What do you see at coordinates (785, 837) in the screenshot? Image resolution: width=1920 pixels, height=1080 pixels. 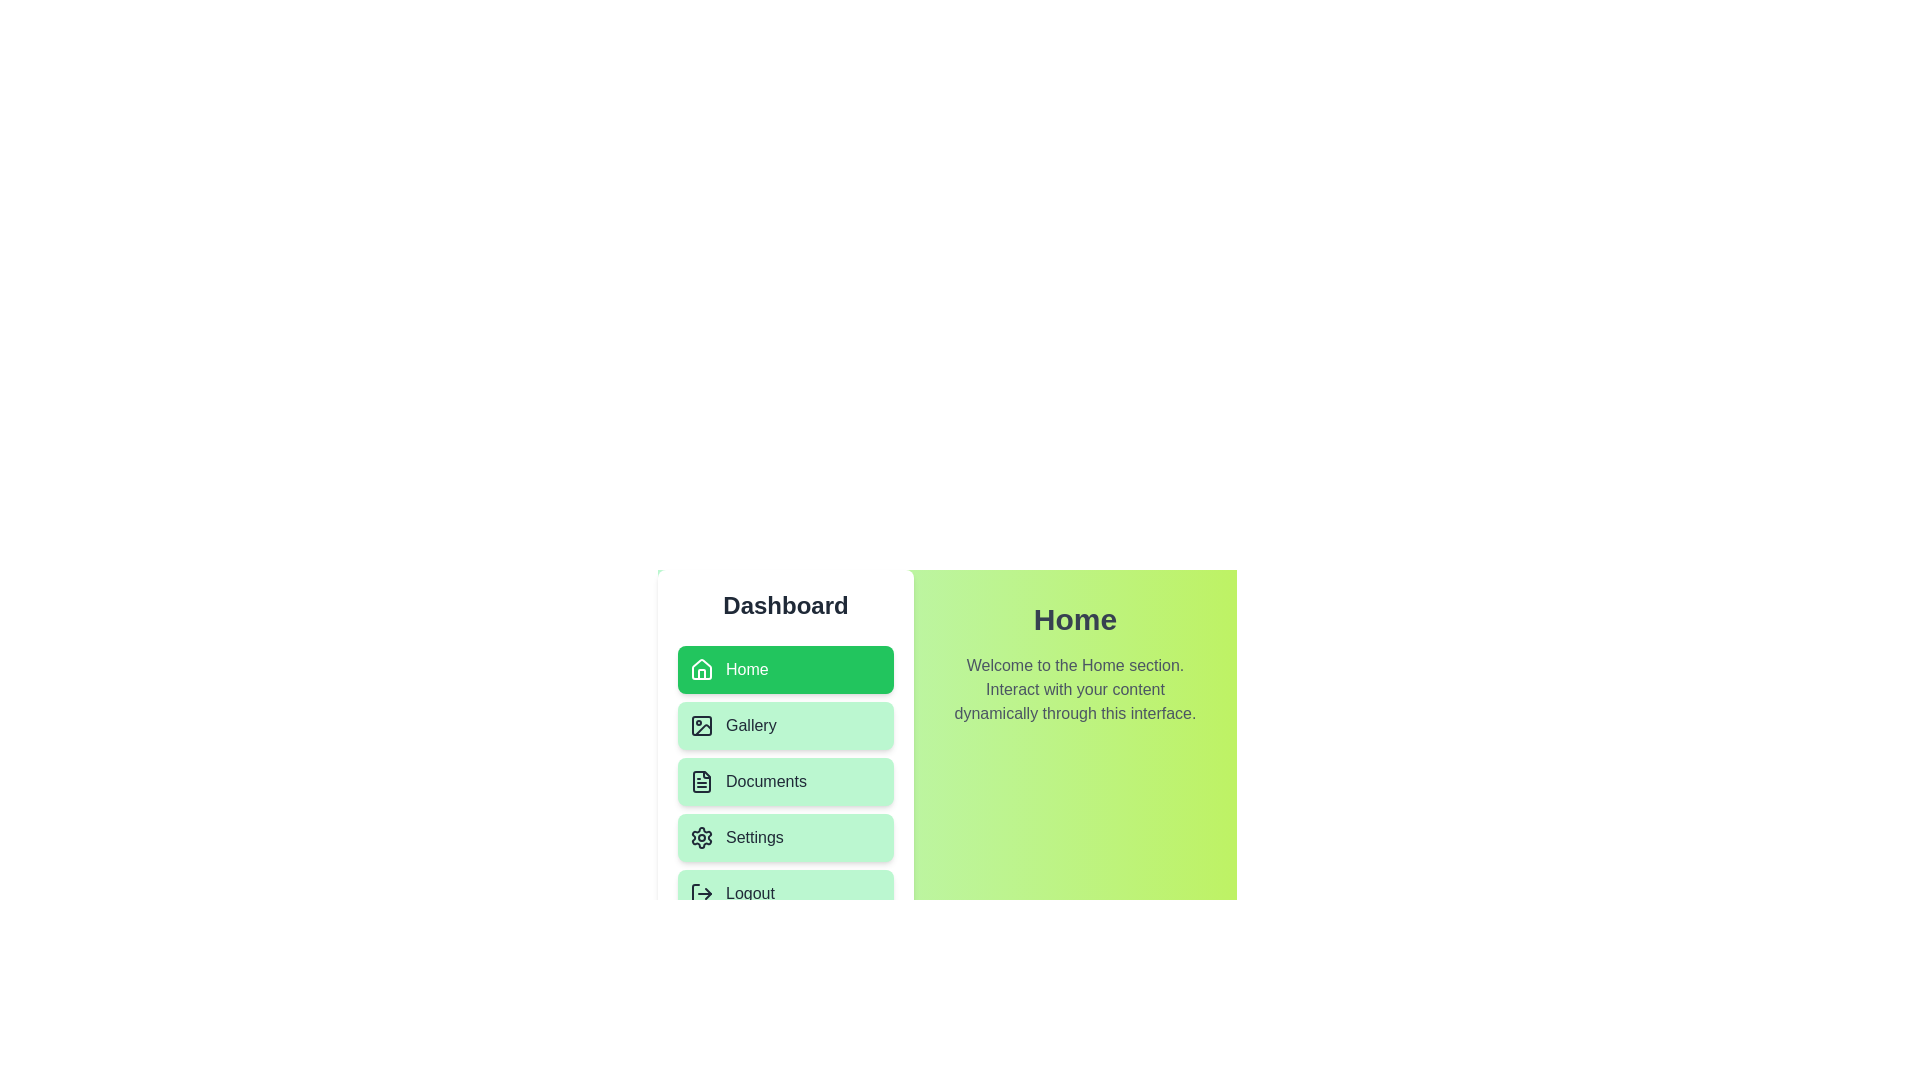 I see `the menu item Settings to navigate to its corresponding section` at bounding box center [785, 837].